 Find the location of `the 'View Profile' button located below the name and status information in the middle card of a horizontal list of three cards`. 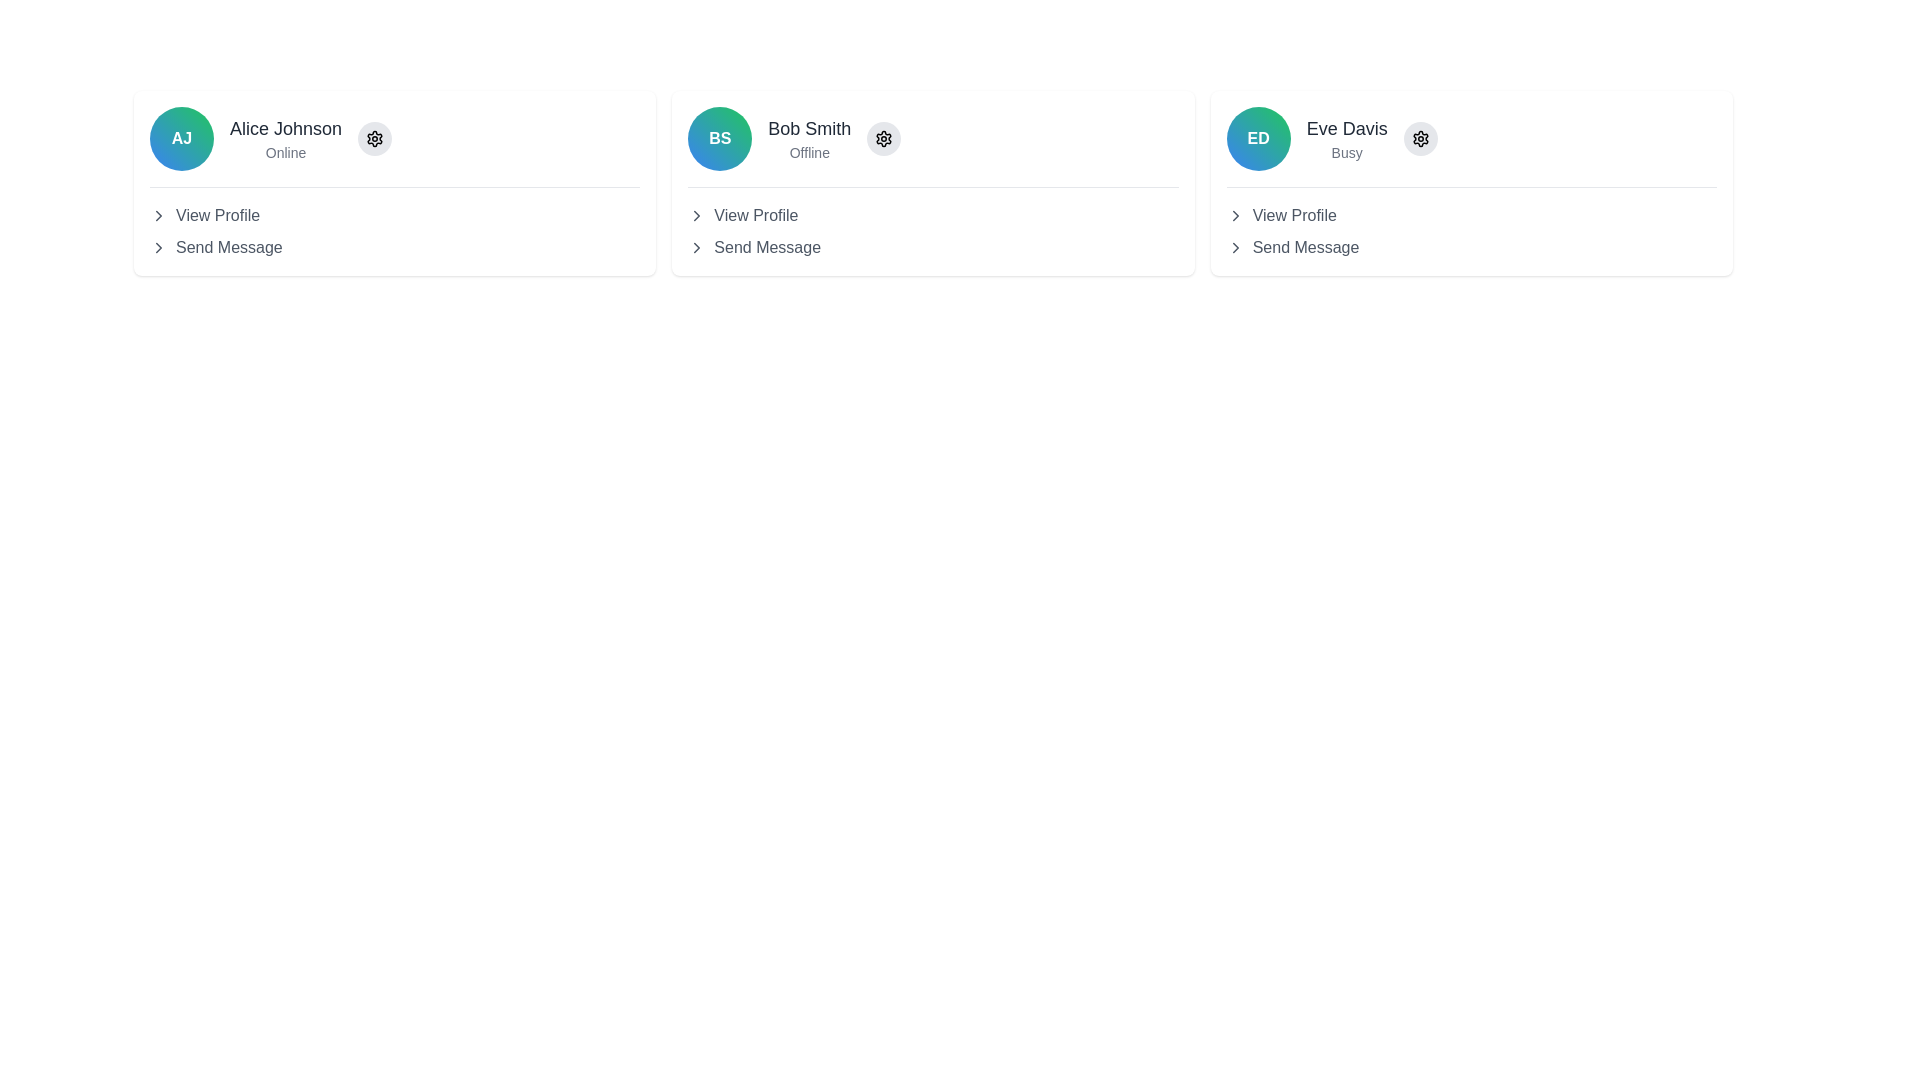

the 'View Profile' button located below the name and status information in the middle card of a horizontal list of three cards is located at coordinates (931, 216).